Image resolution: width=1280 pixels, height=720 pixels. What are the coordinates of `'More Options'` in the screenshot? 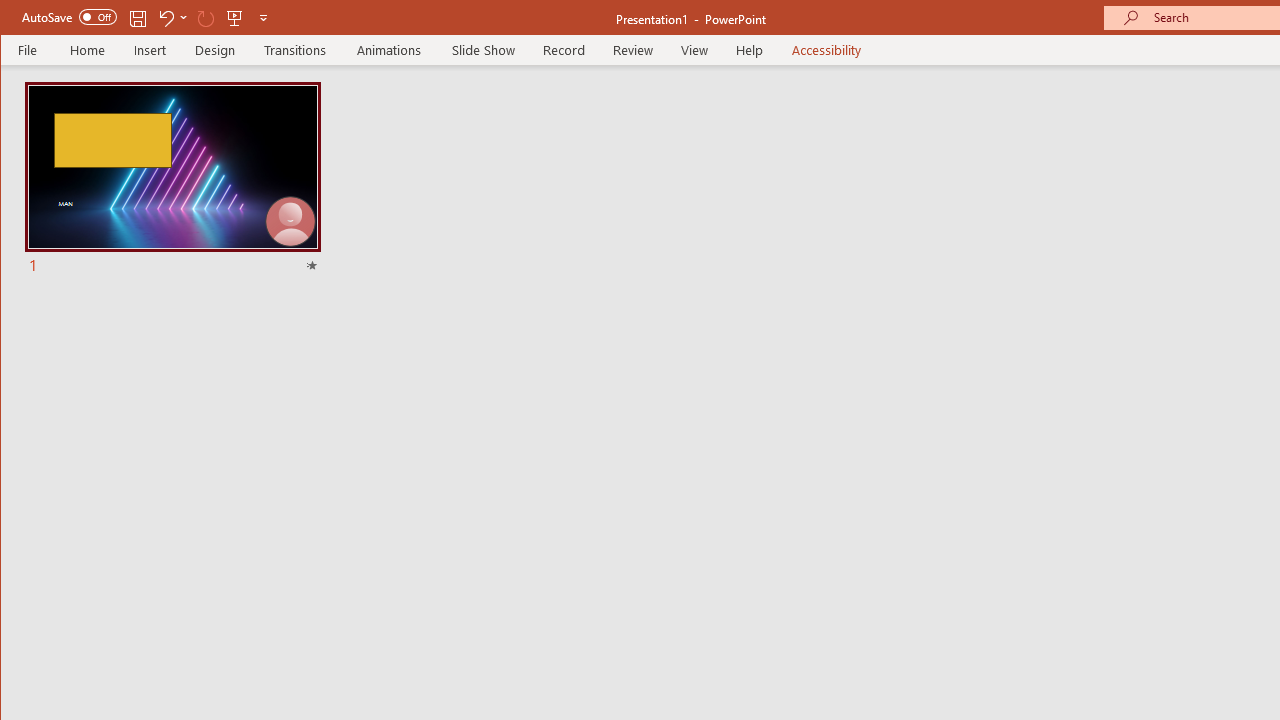 It's located at (184, 17).